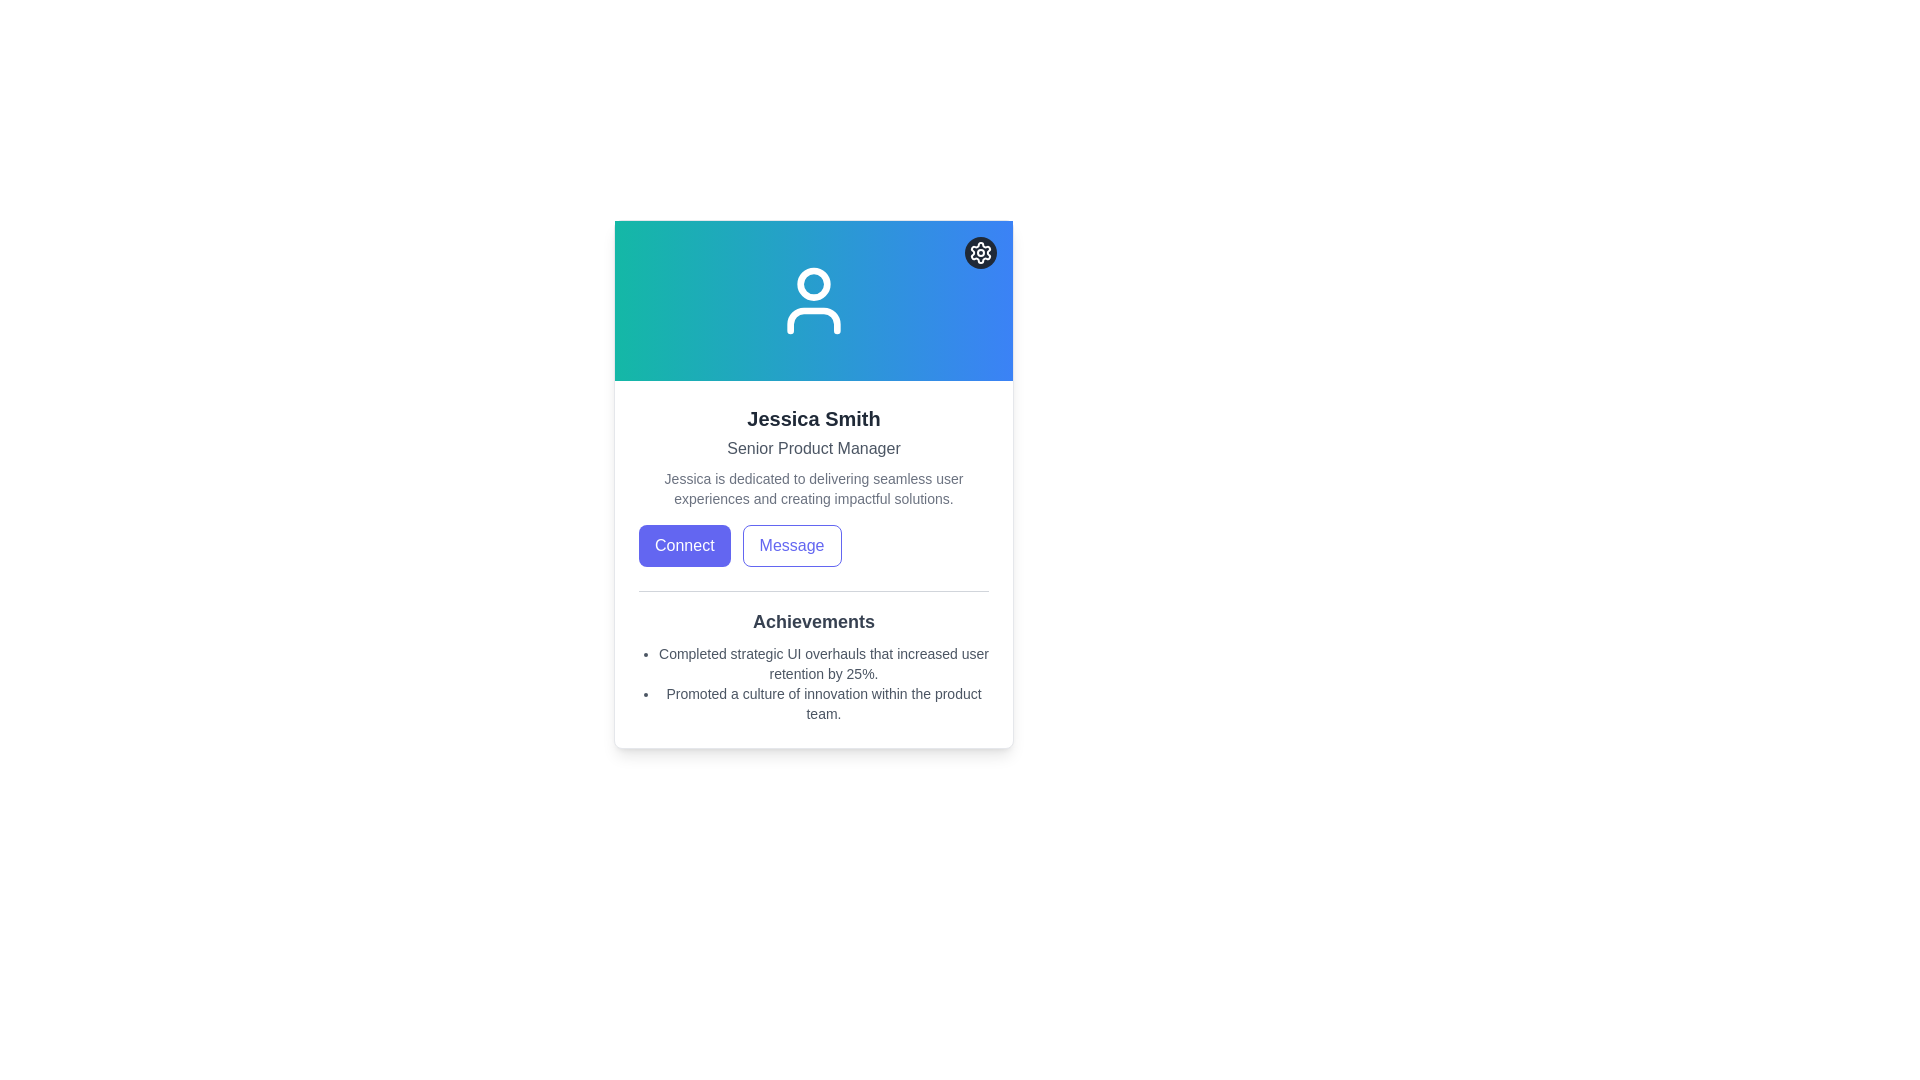  Describe the element at coordinates (814, 300) in the screenshot. I see `the user profile icon, which is a white circular icon with a rectangular body outline, located in the center of a blue-to-teal gradient background at the top section of a card layout` at that location.